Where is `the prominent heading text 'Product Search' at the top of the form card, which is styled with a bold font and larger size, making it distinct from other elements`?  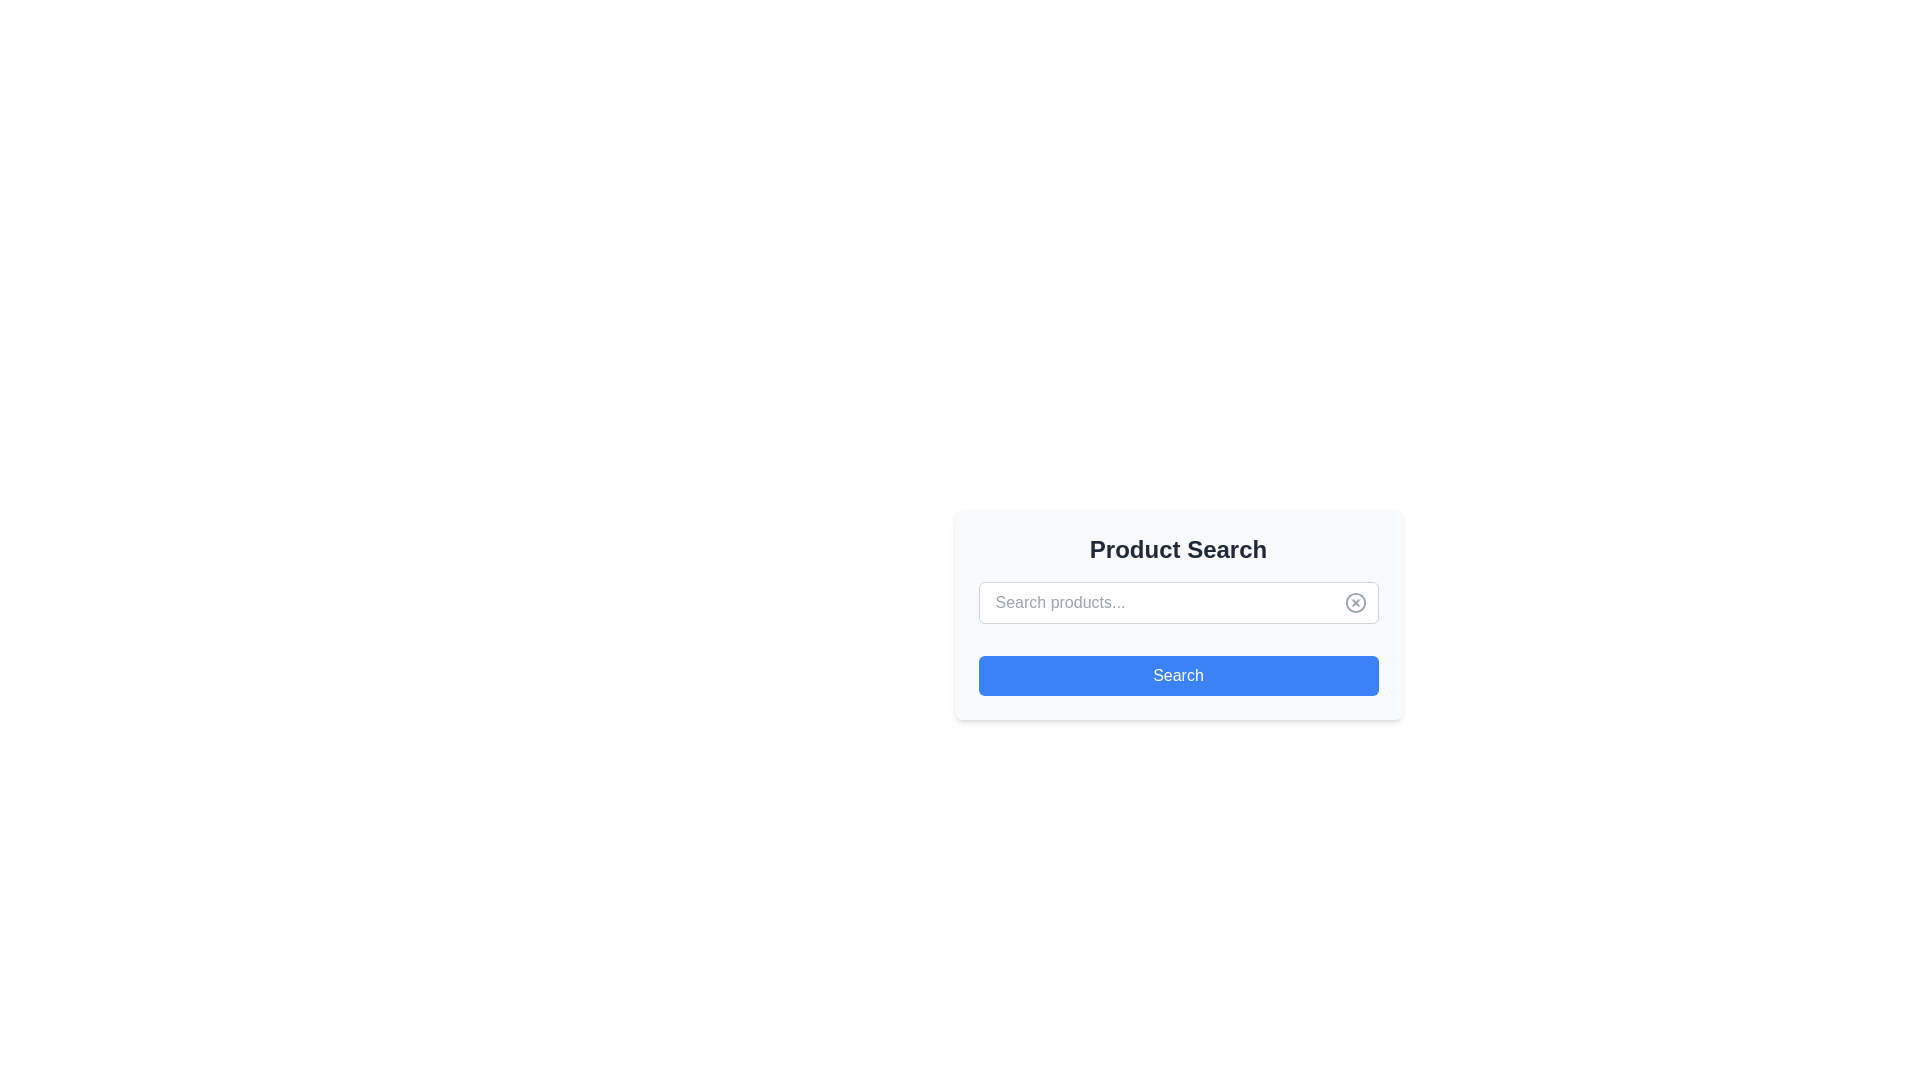 the prominent heading text 'Product Search' at the top of the form card, which is styled with a bold font and larger size, making it distinct from other elements is located at coordinates (1178, 550).